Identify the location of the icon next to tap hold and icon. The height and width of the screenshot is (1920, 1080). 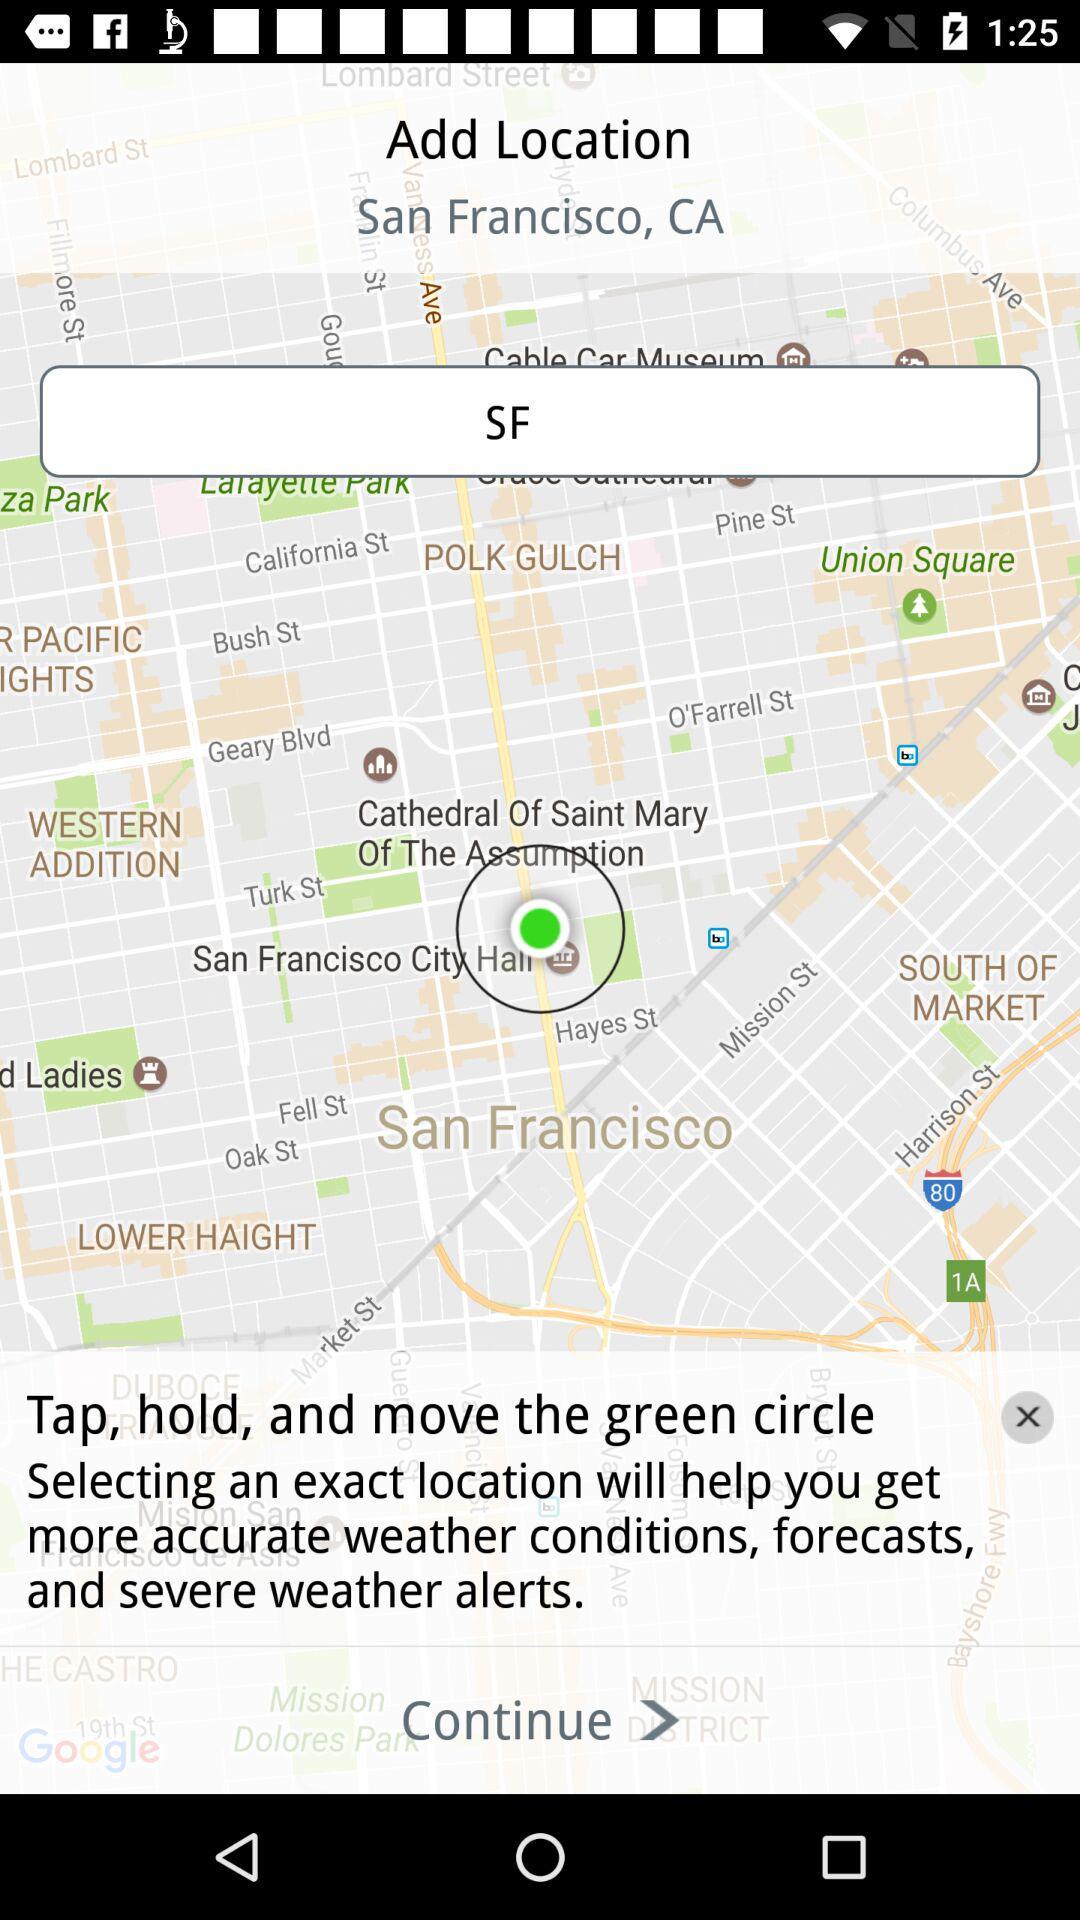
(1027, 1416).